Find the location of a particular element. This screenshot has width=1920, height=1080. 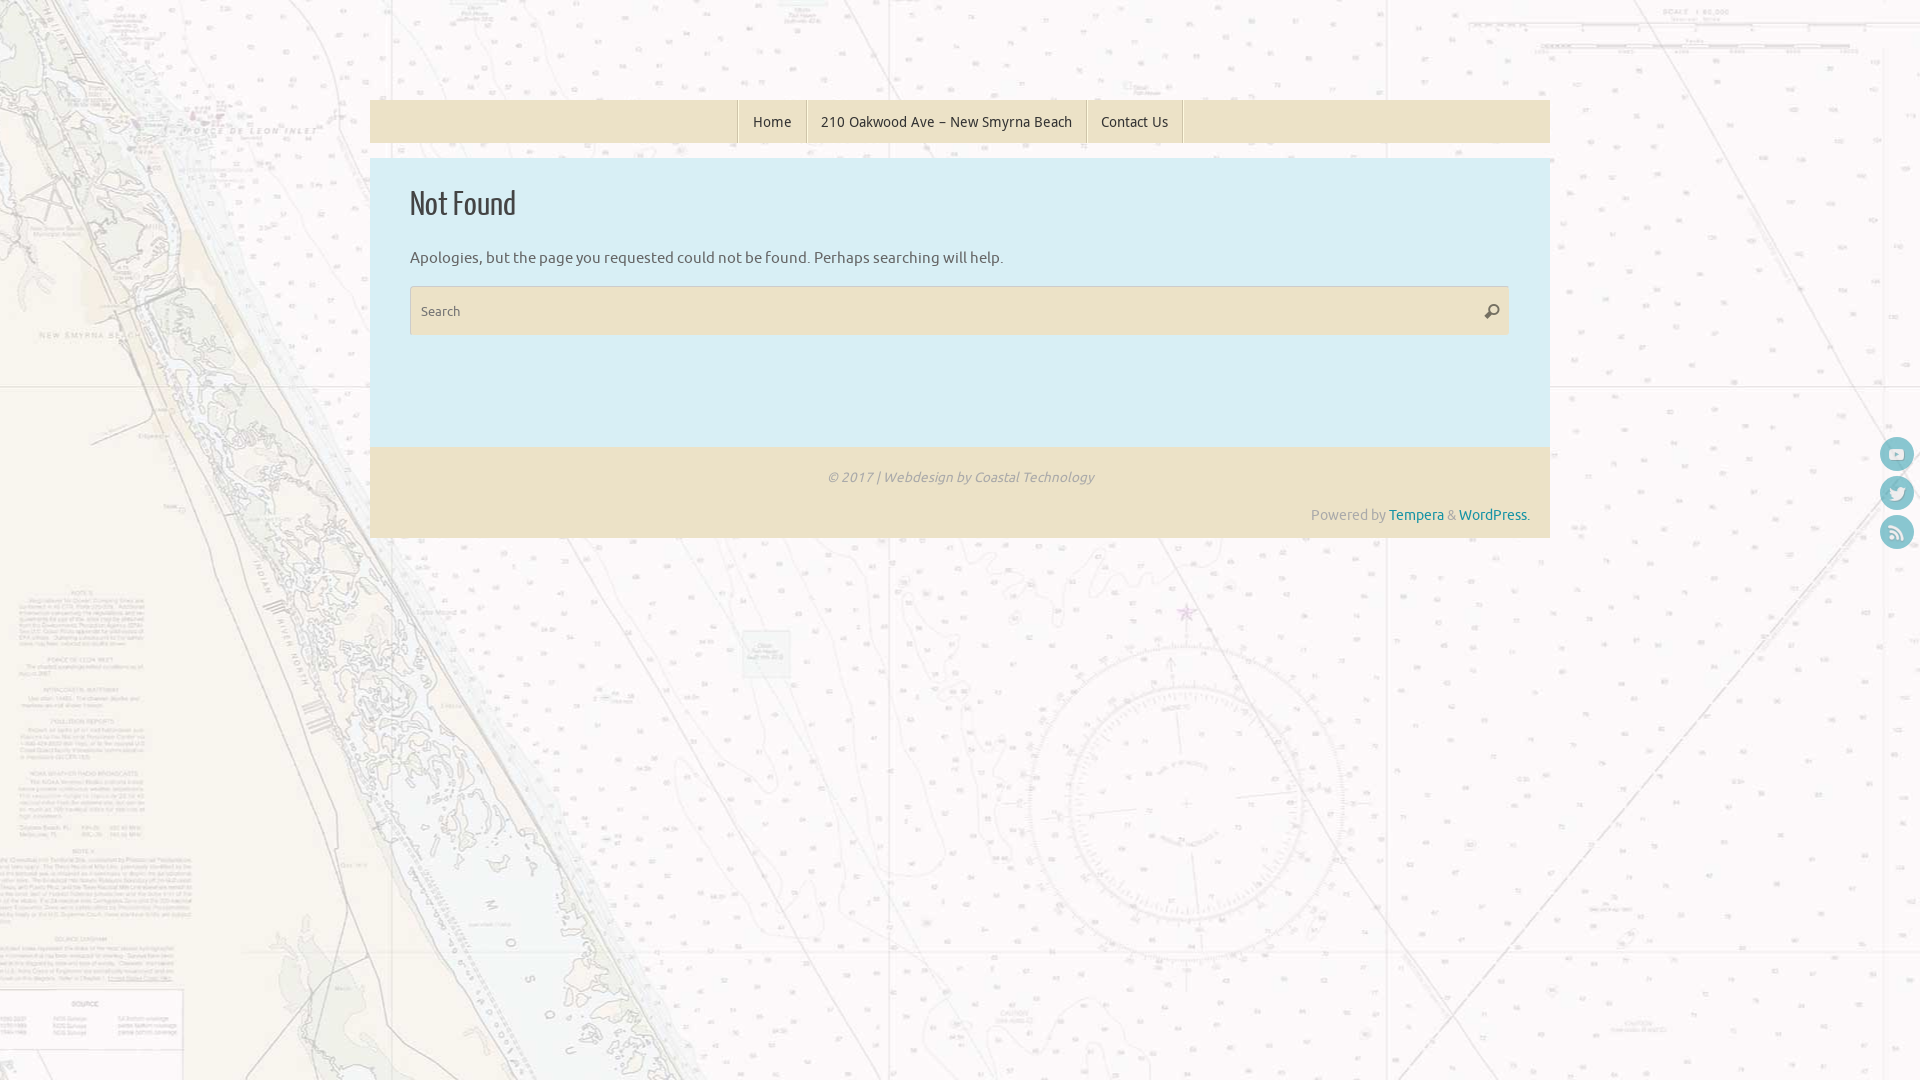

'YouTube' is located at coordinates (1895, 454).